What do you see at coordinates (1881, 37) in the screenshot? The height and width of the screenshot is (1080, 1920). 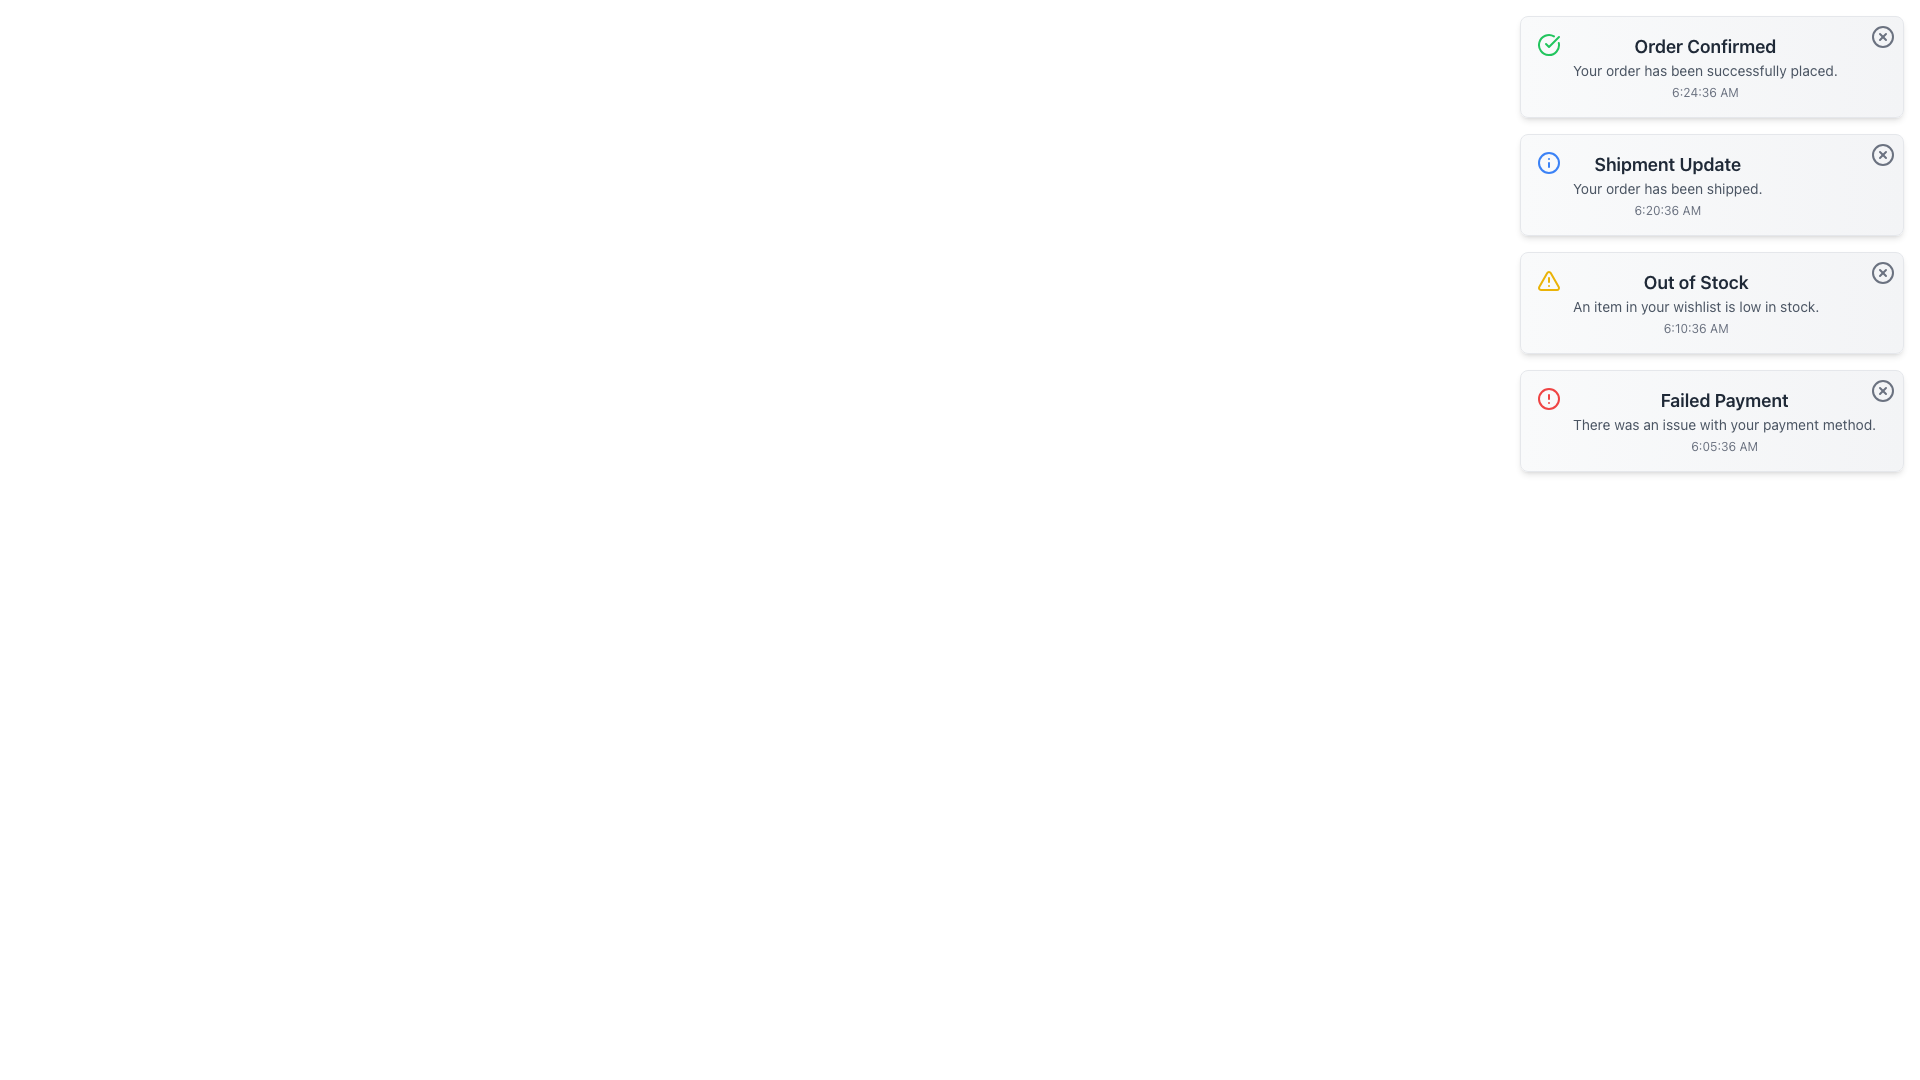 I see `the close-button icon located at the top-right corner of the 'Order Confirmed' notification card, represented by the circular vector graphic` at bounding box center [1881, 37].